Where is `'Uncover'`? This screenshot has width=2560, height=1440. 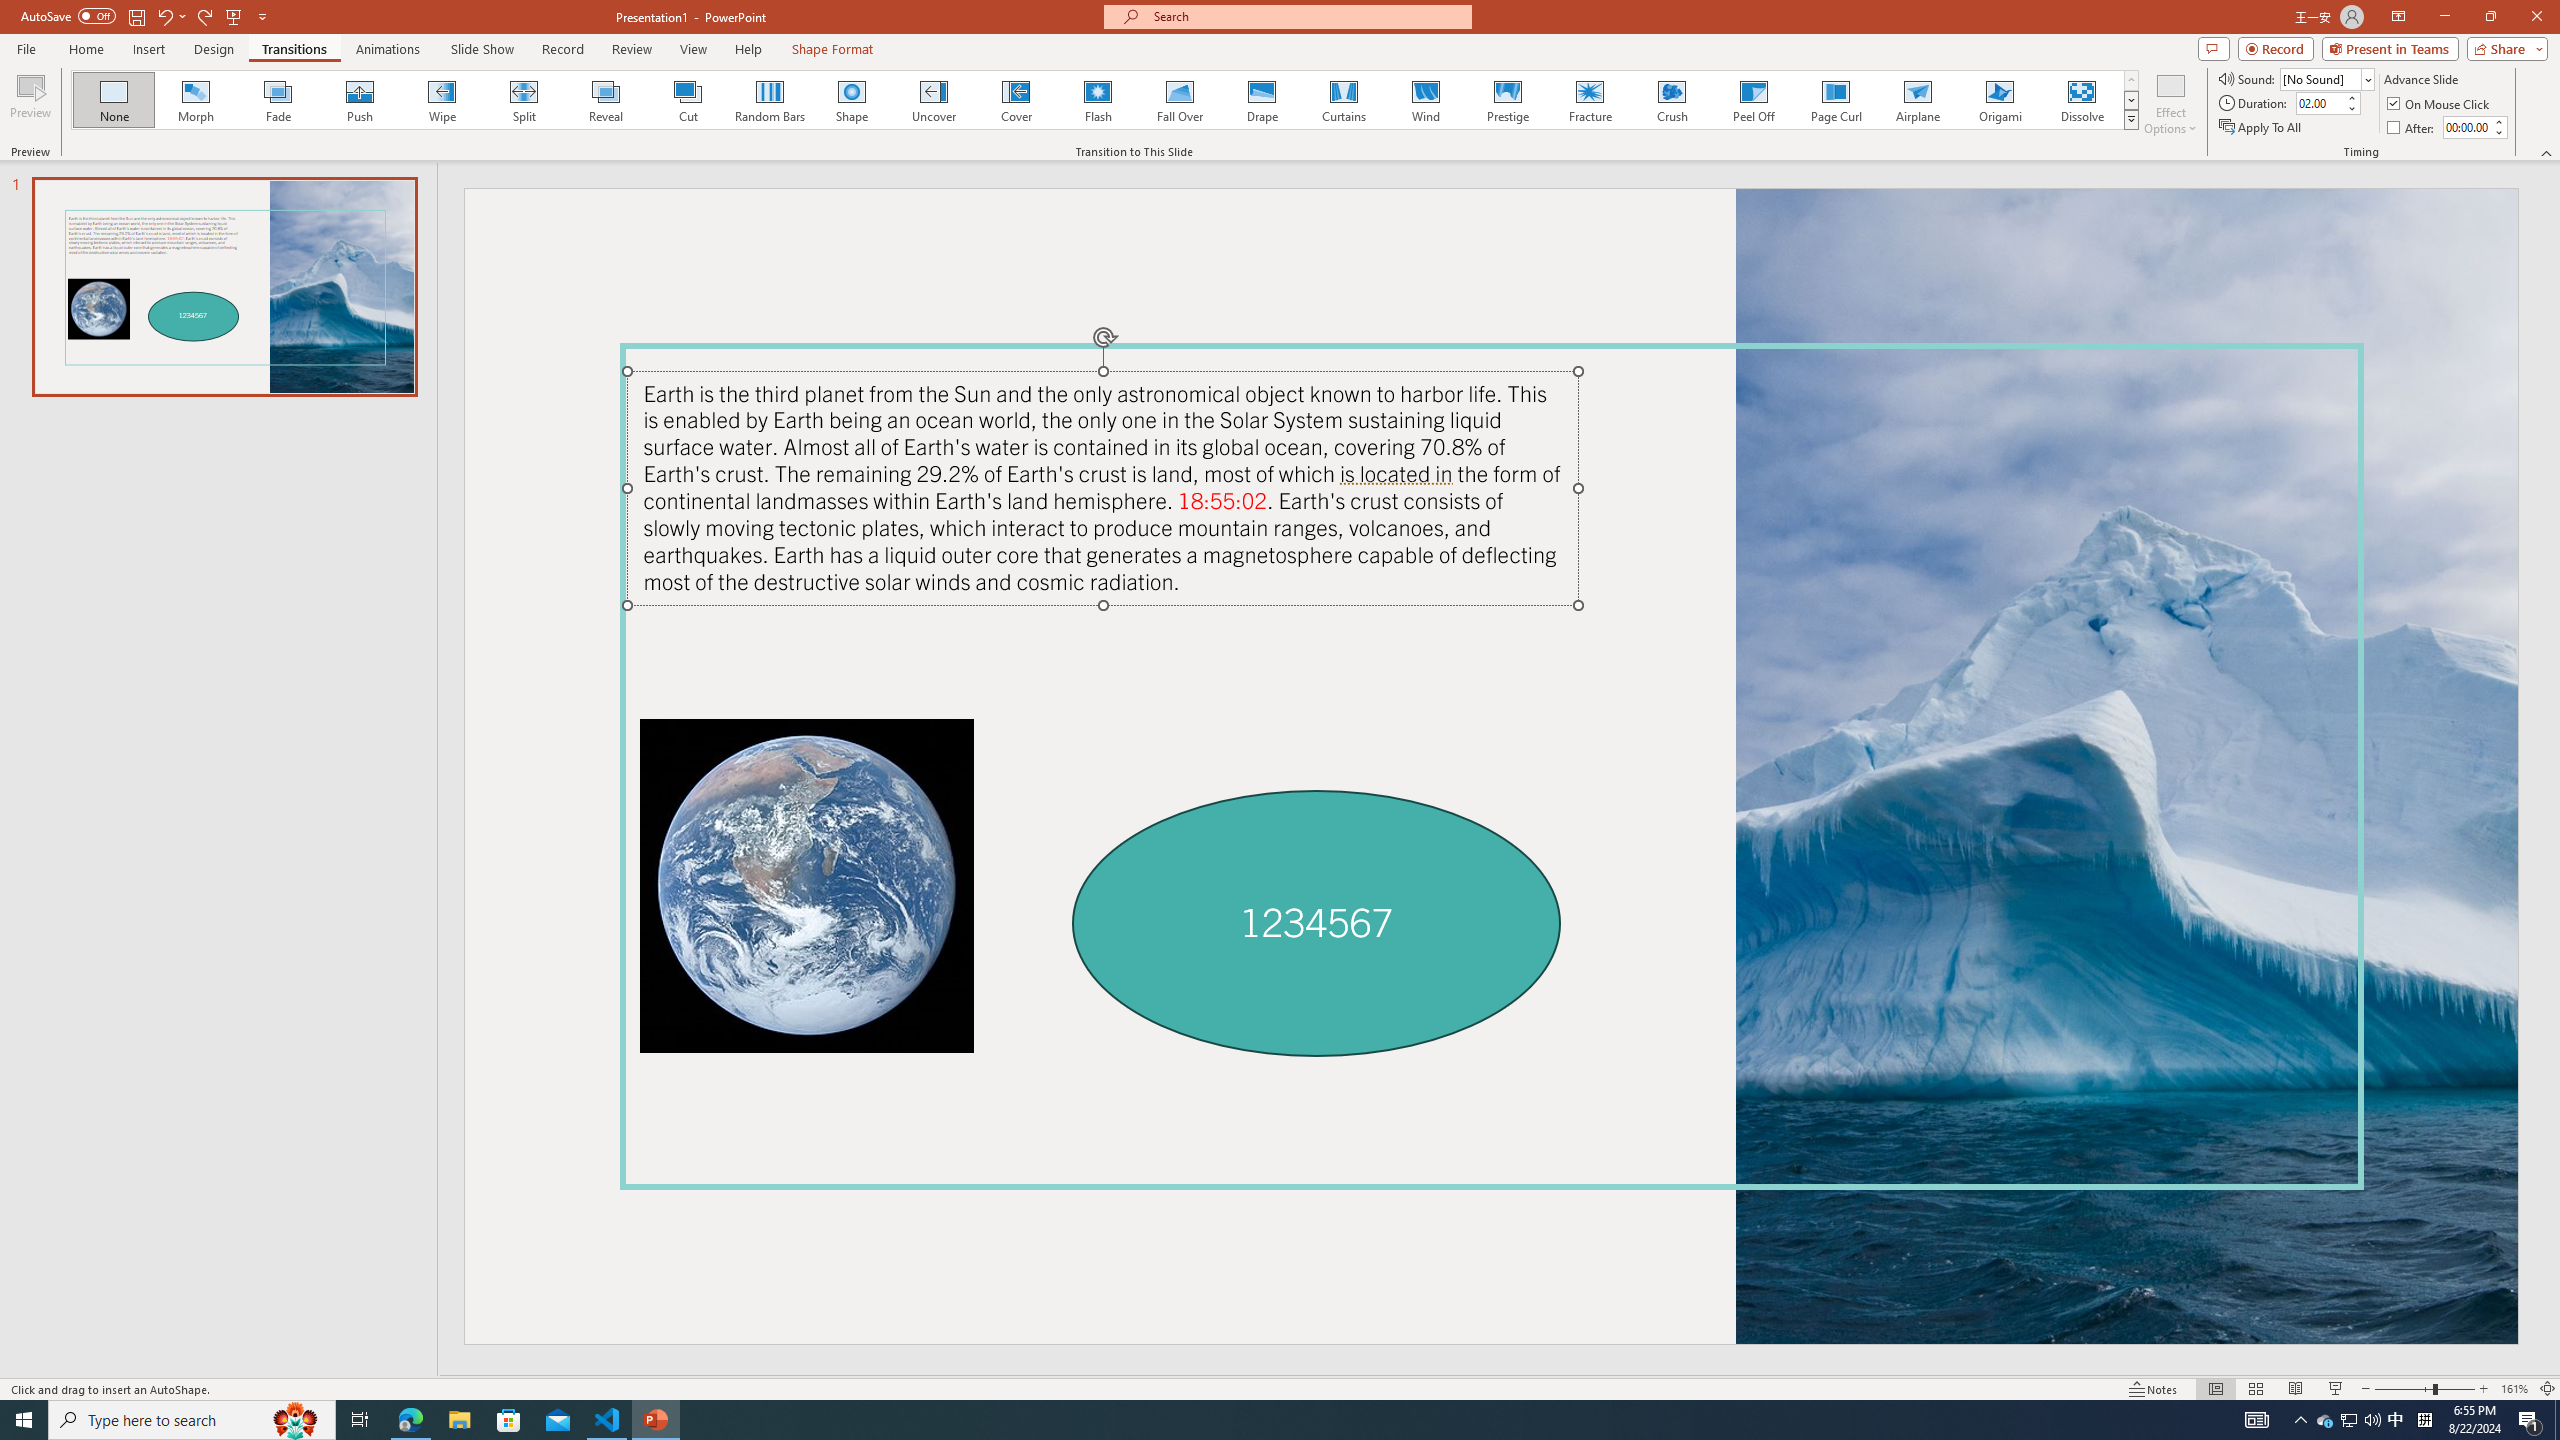
'Uncover' is located at coordinates (933, 99).